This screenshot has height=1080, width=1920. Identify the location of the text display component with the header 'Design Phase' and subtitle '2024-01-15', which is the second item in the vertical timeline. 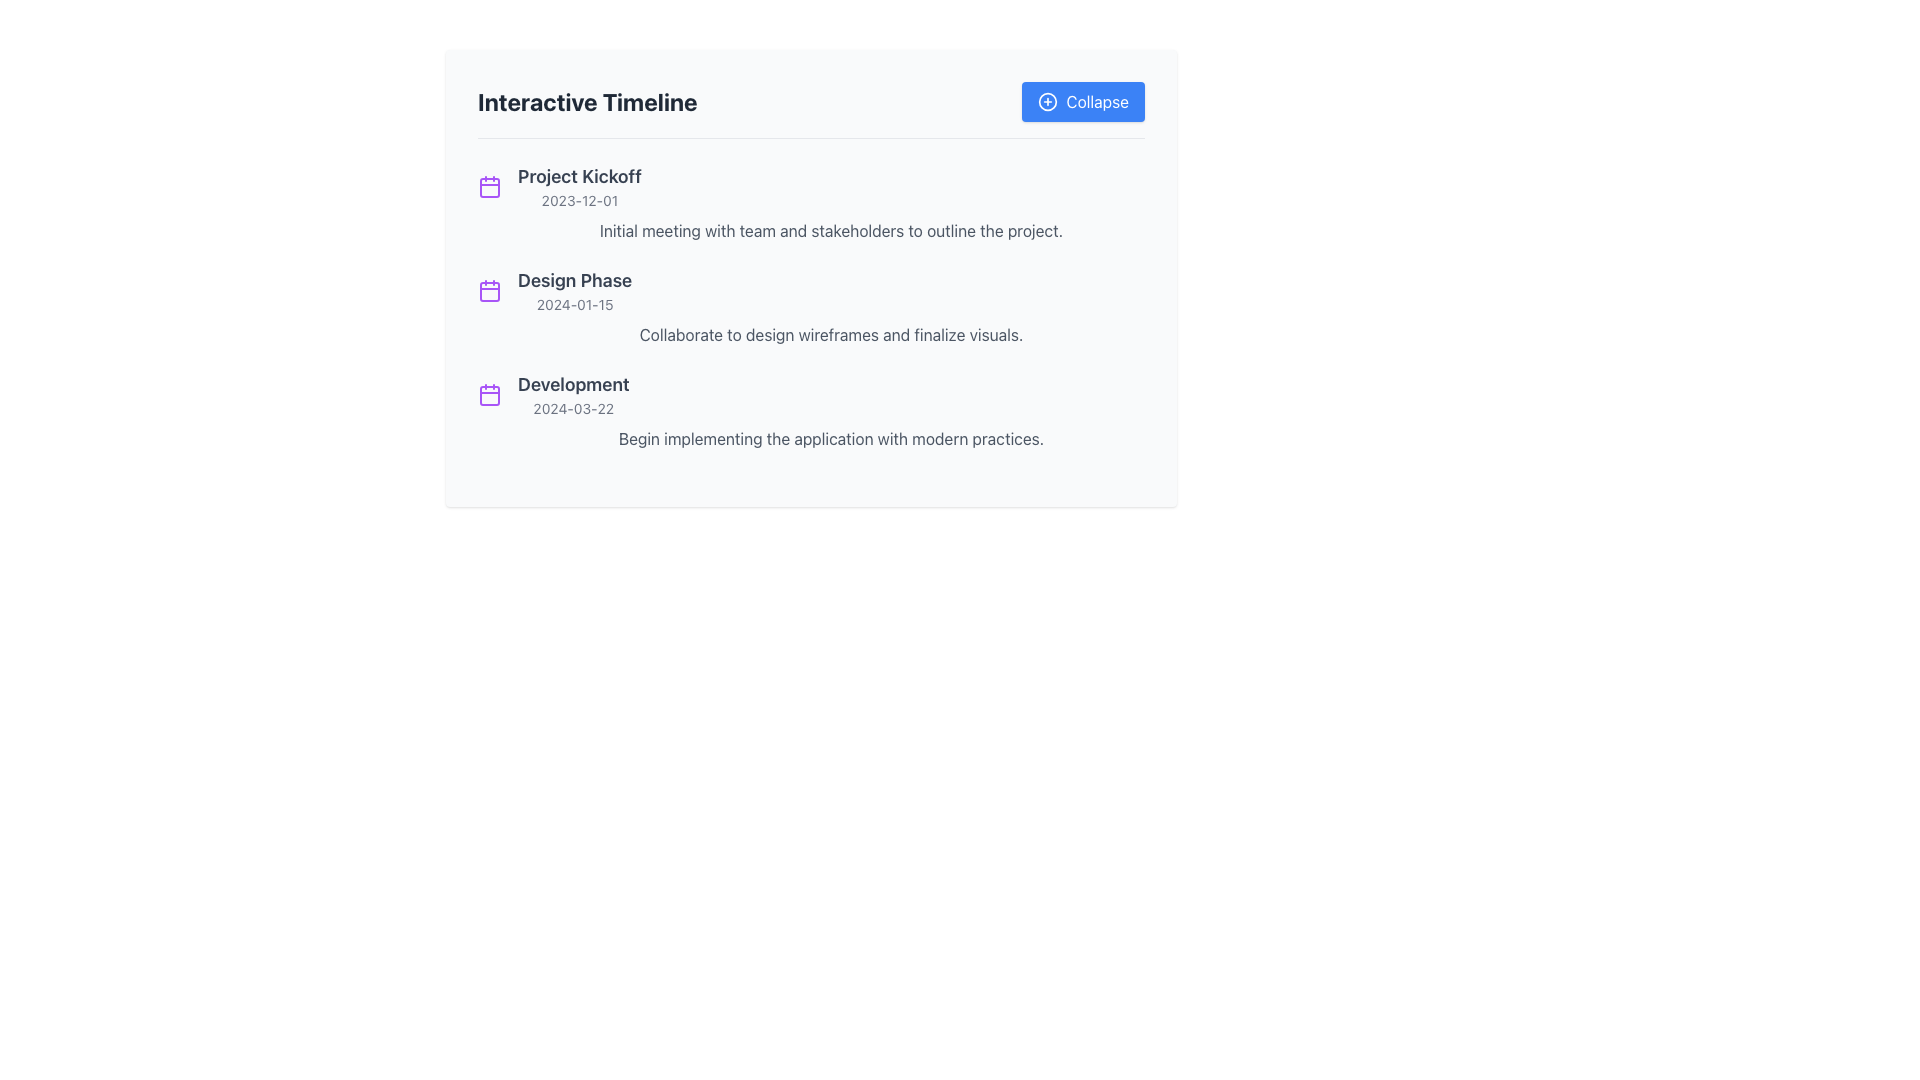
(574, 290).